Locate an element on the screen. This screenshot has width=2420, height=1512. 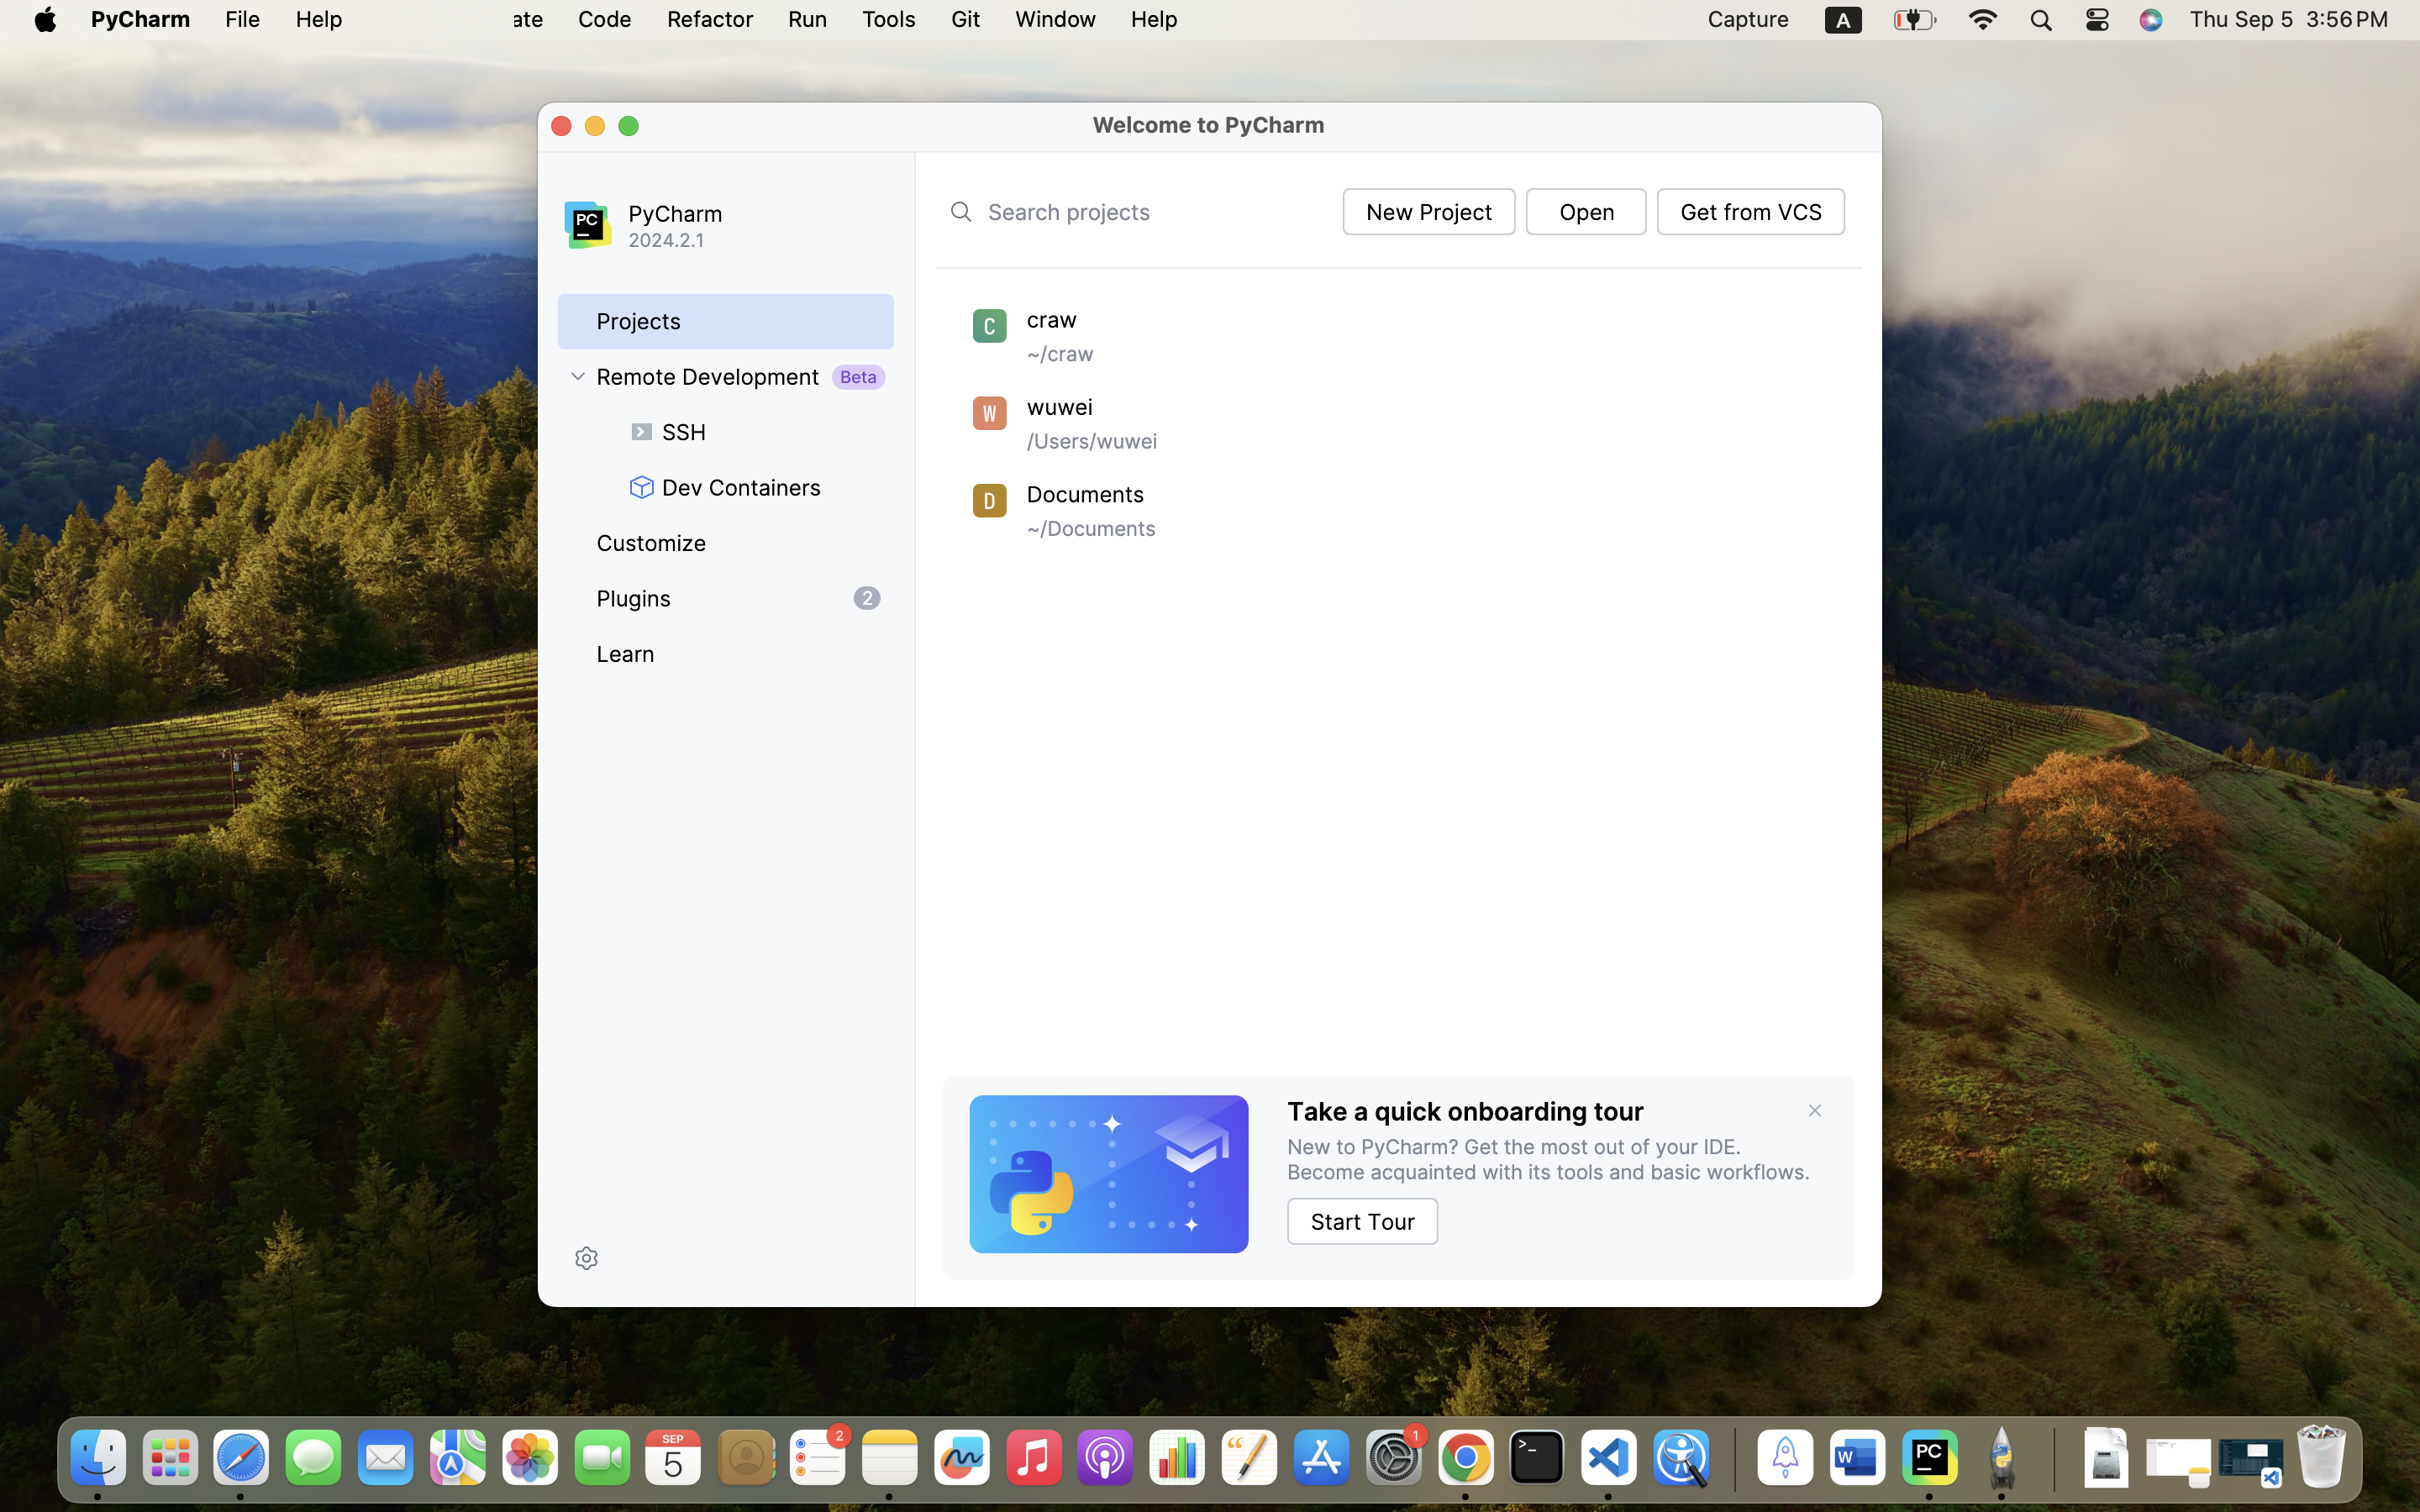
'Take a quick onboarding tour' is located at coordinates (1465, 1110).